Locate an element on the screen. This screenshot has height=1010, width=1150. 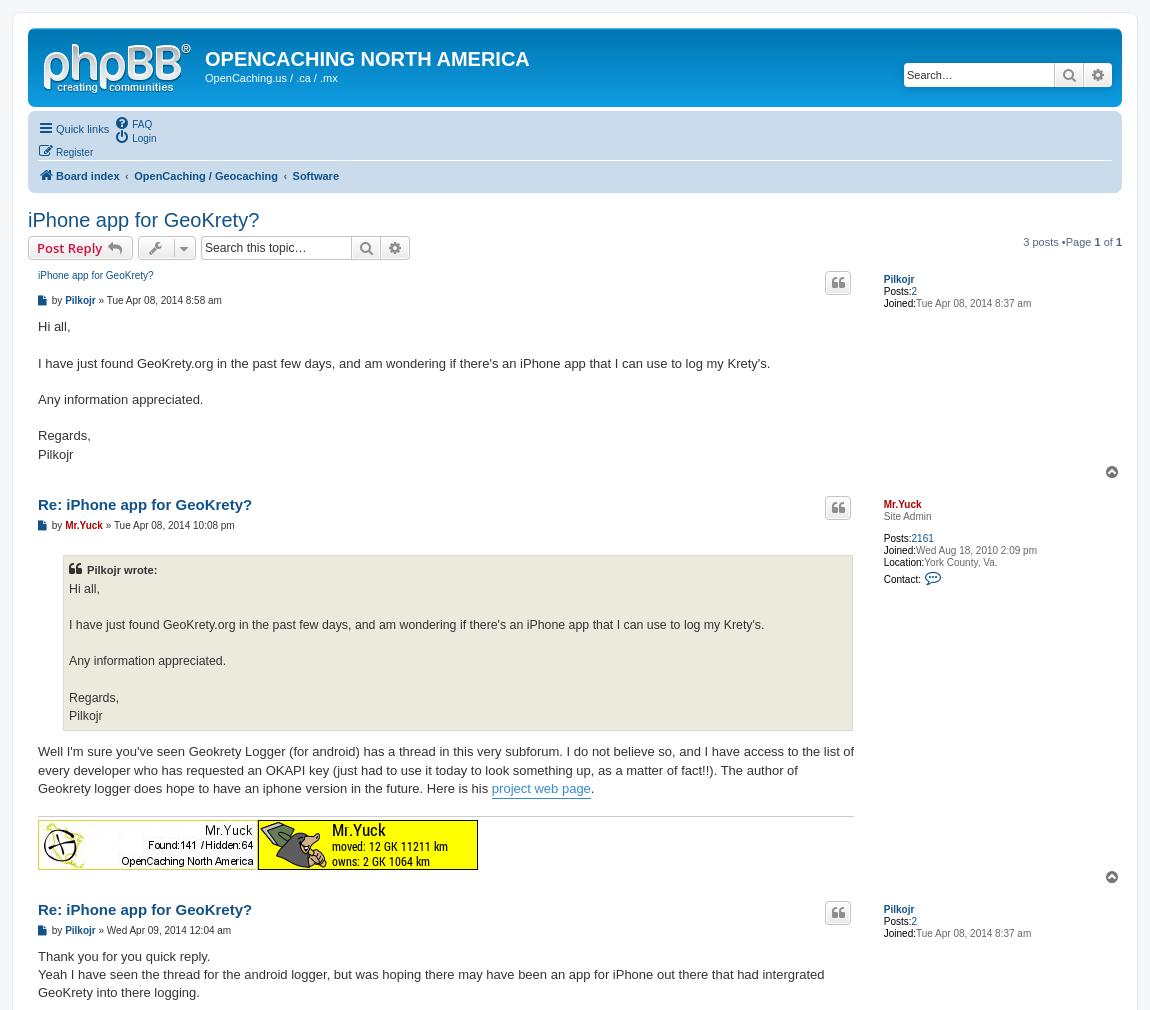
'York County, Va.' is located at coordinates (960, 560).